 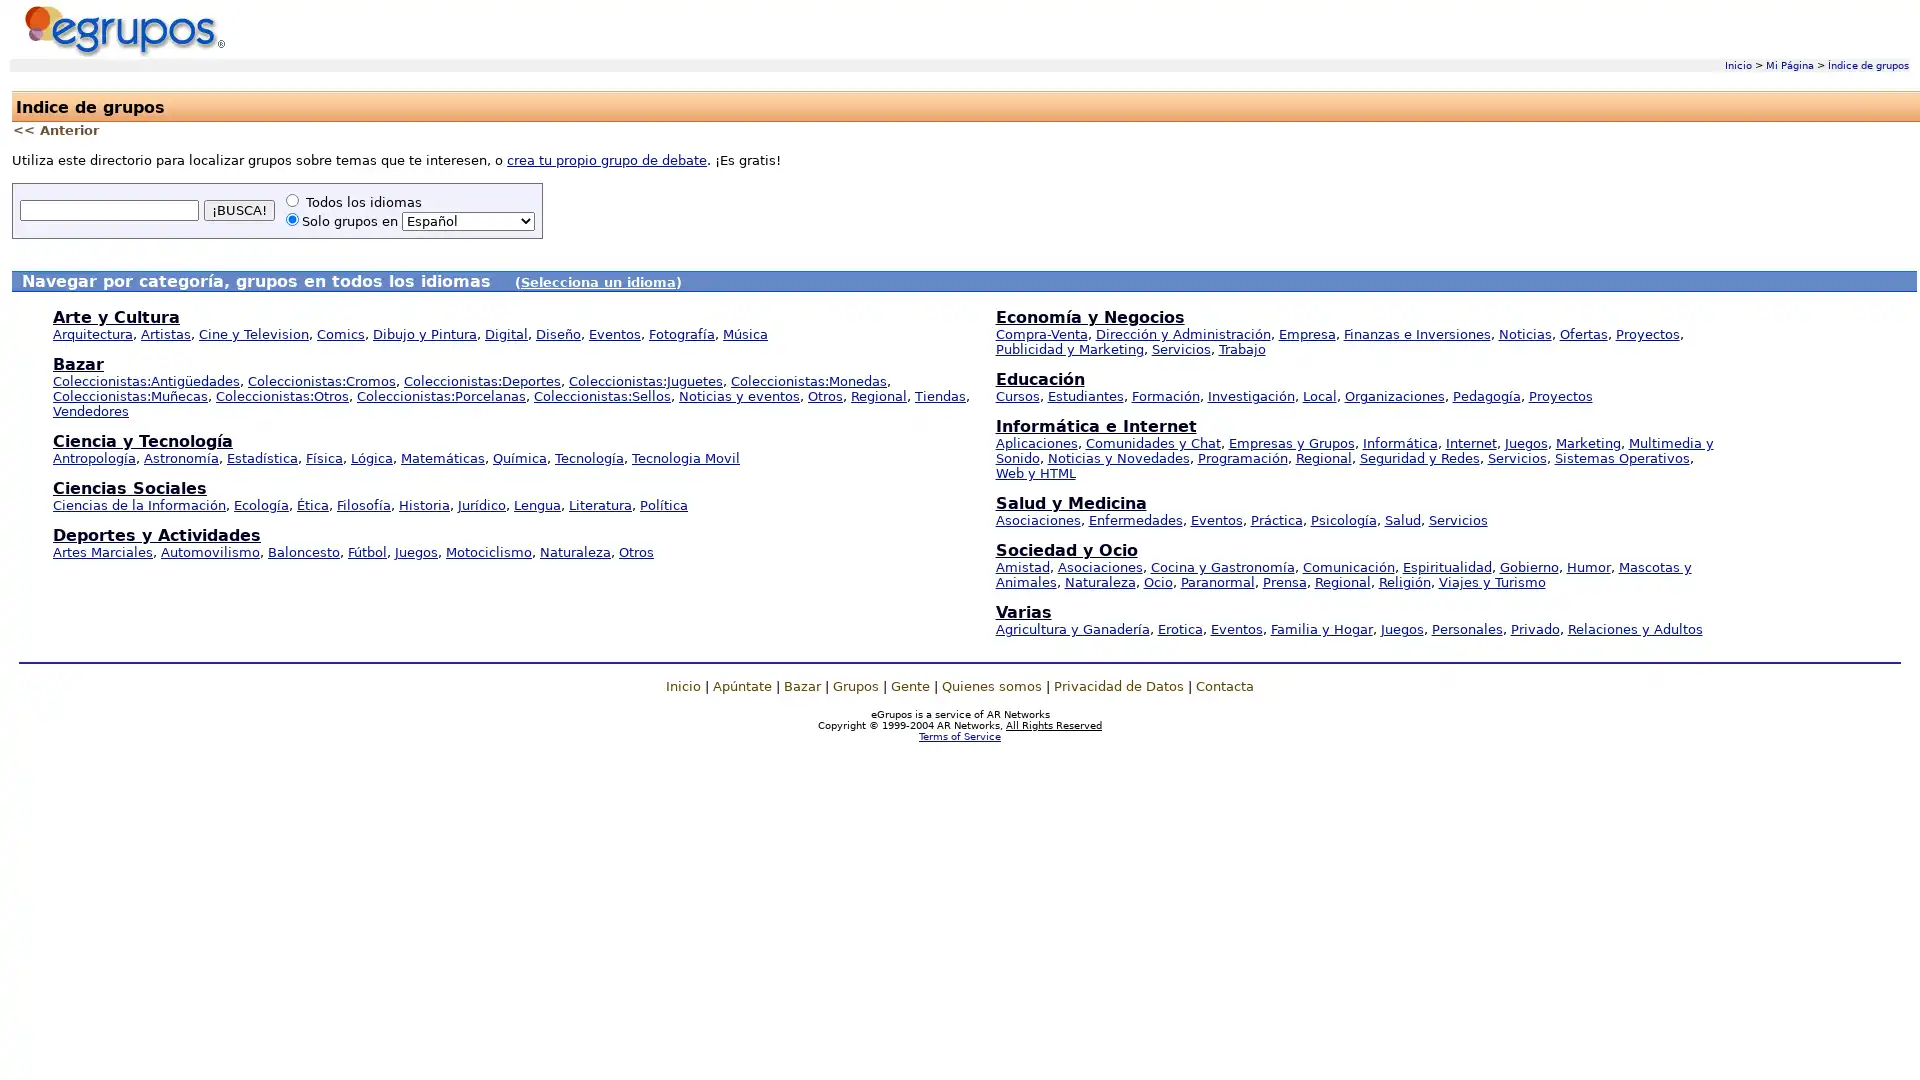 What do you see at coordinates (239, 210) in the screenshot?
I see `BUSCA!` at bounding box center [239, 210].